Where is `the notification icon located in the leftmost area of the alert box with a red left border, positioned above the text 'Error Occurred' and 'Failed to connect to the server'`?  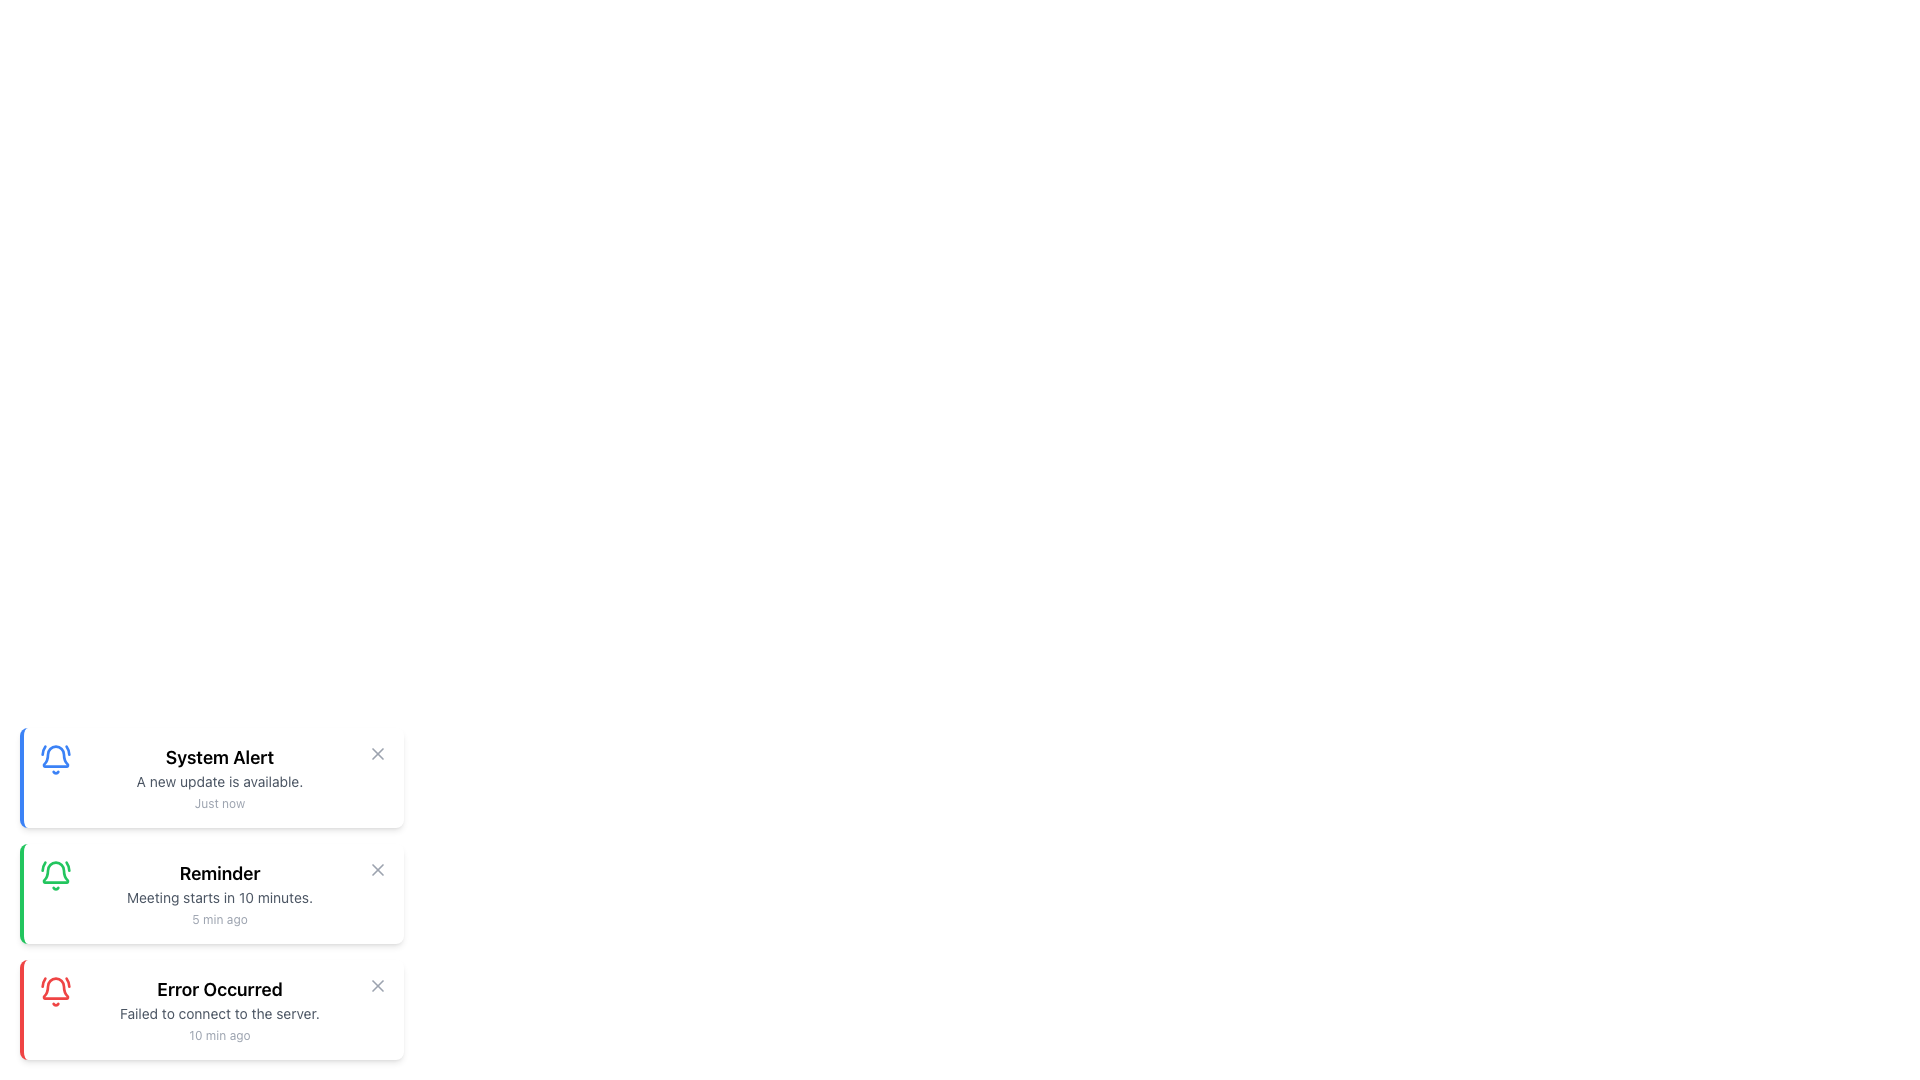
the notification icon located in the leftmost area of the alert box with a red left border, positioned above the text 'Error Occurred' and 'Failed to connect to the server' is located at coordinates (56, 991).